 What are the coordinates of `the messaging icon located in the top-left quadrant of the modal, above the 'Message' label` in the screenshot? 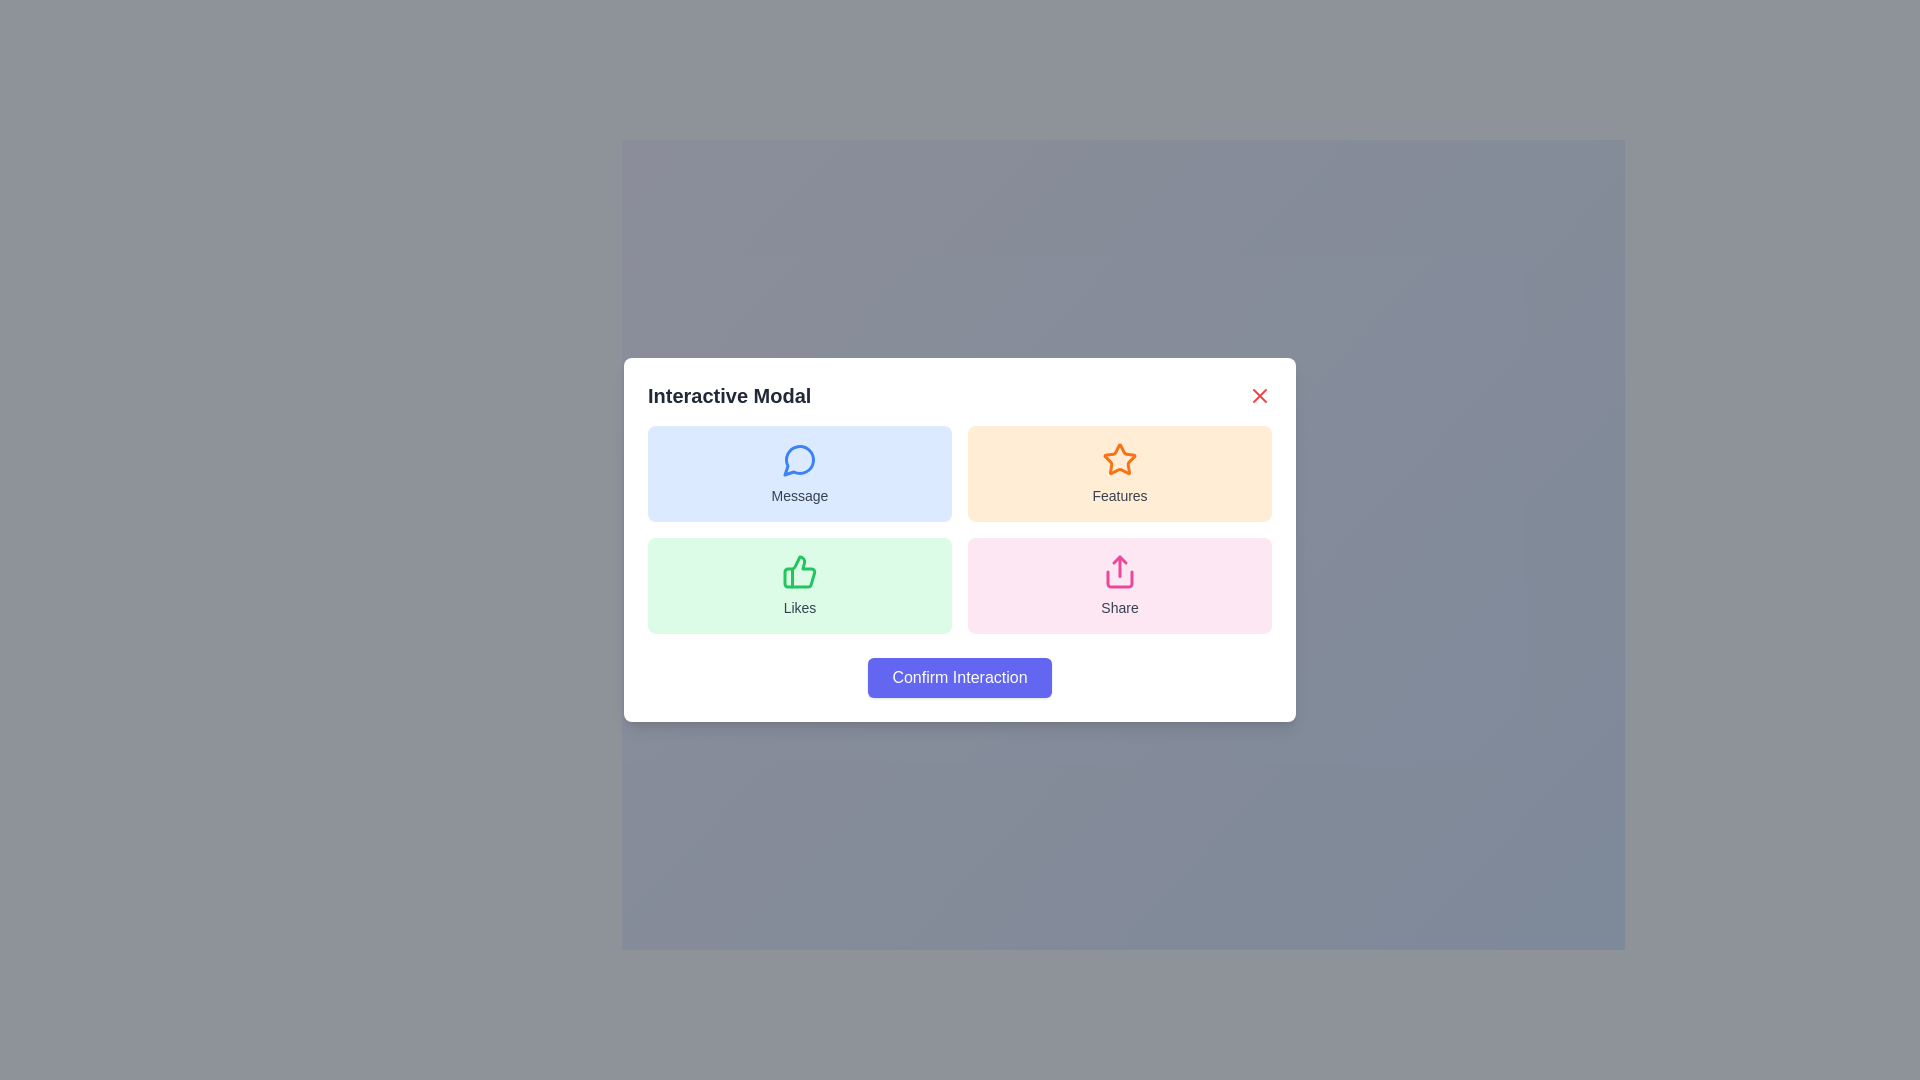 It's located at (798, 460).